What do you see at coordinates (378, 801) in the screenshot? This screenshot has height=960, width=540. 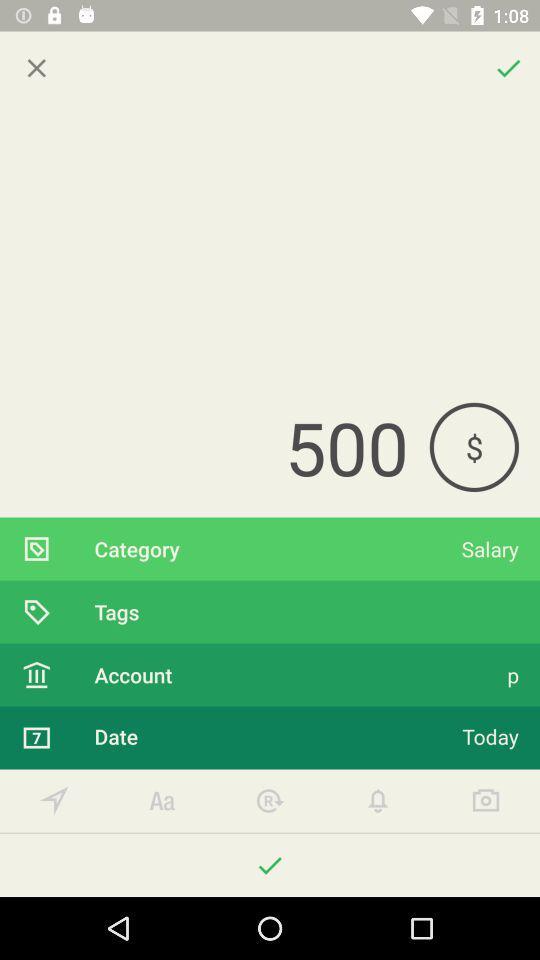 I see `notifications` at bounding box center [378, 801].